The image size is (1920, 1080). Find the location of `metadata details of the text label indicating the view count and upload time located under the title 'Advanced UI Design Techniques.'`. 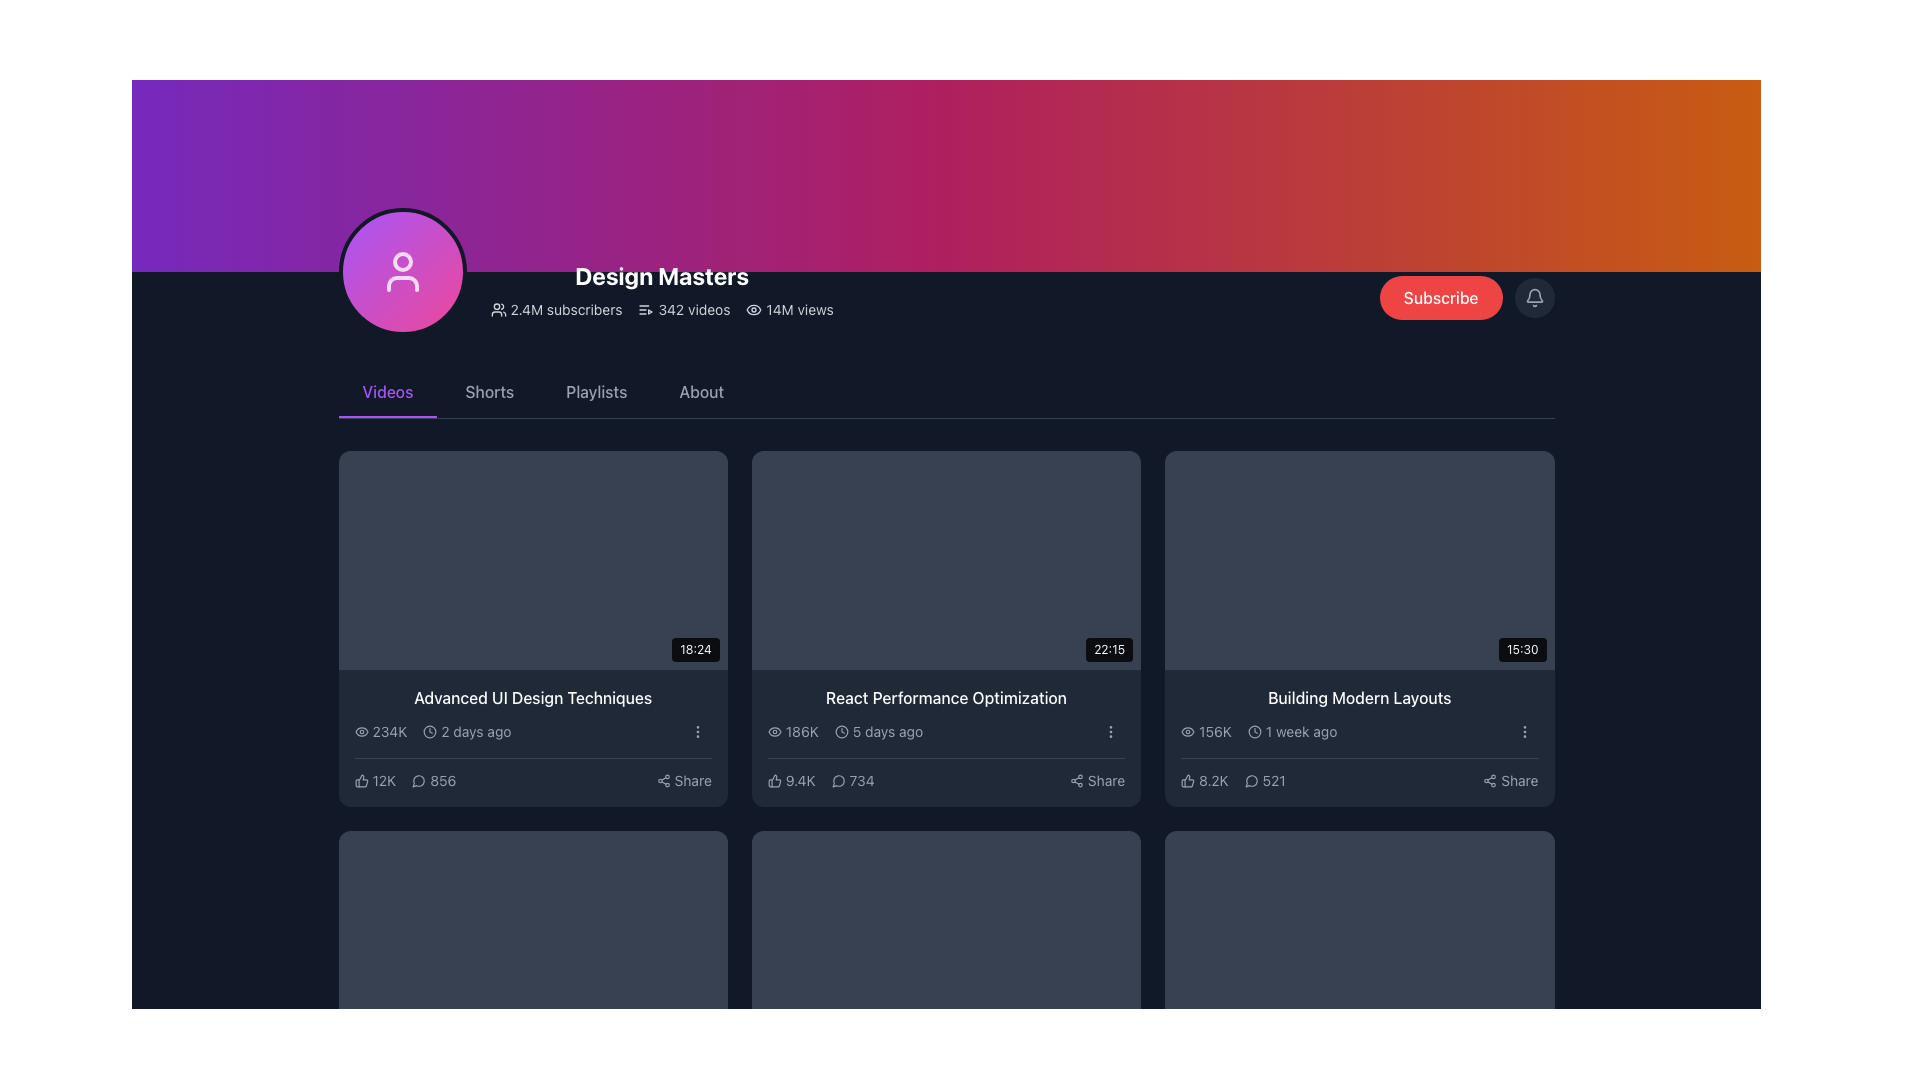

metadata details of the text label indicating the view count and upload time located under the title 'Advanced UI Design Techniques.' is located at coordinates (431, 732).